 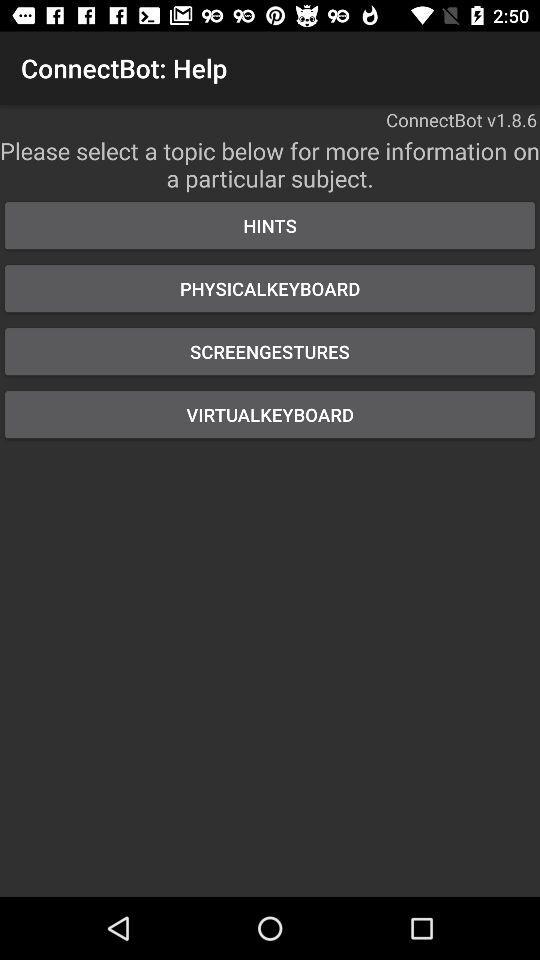 I want to click on the icon below the hints icon, so click(x=270, y=287).